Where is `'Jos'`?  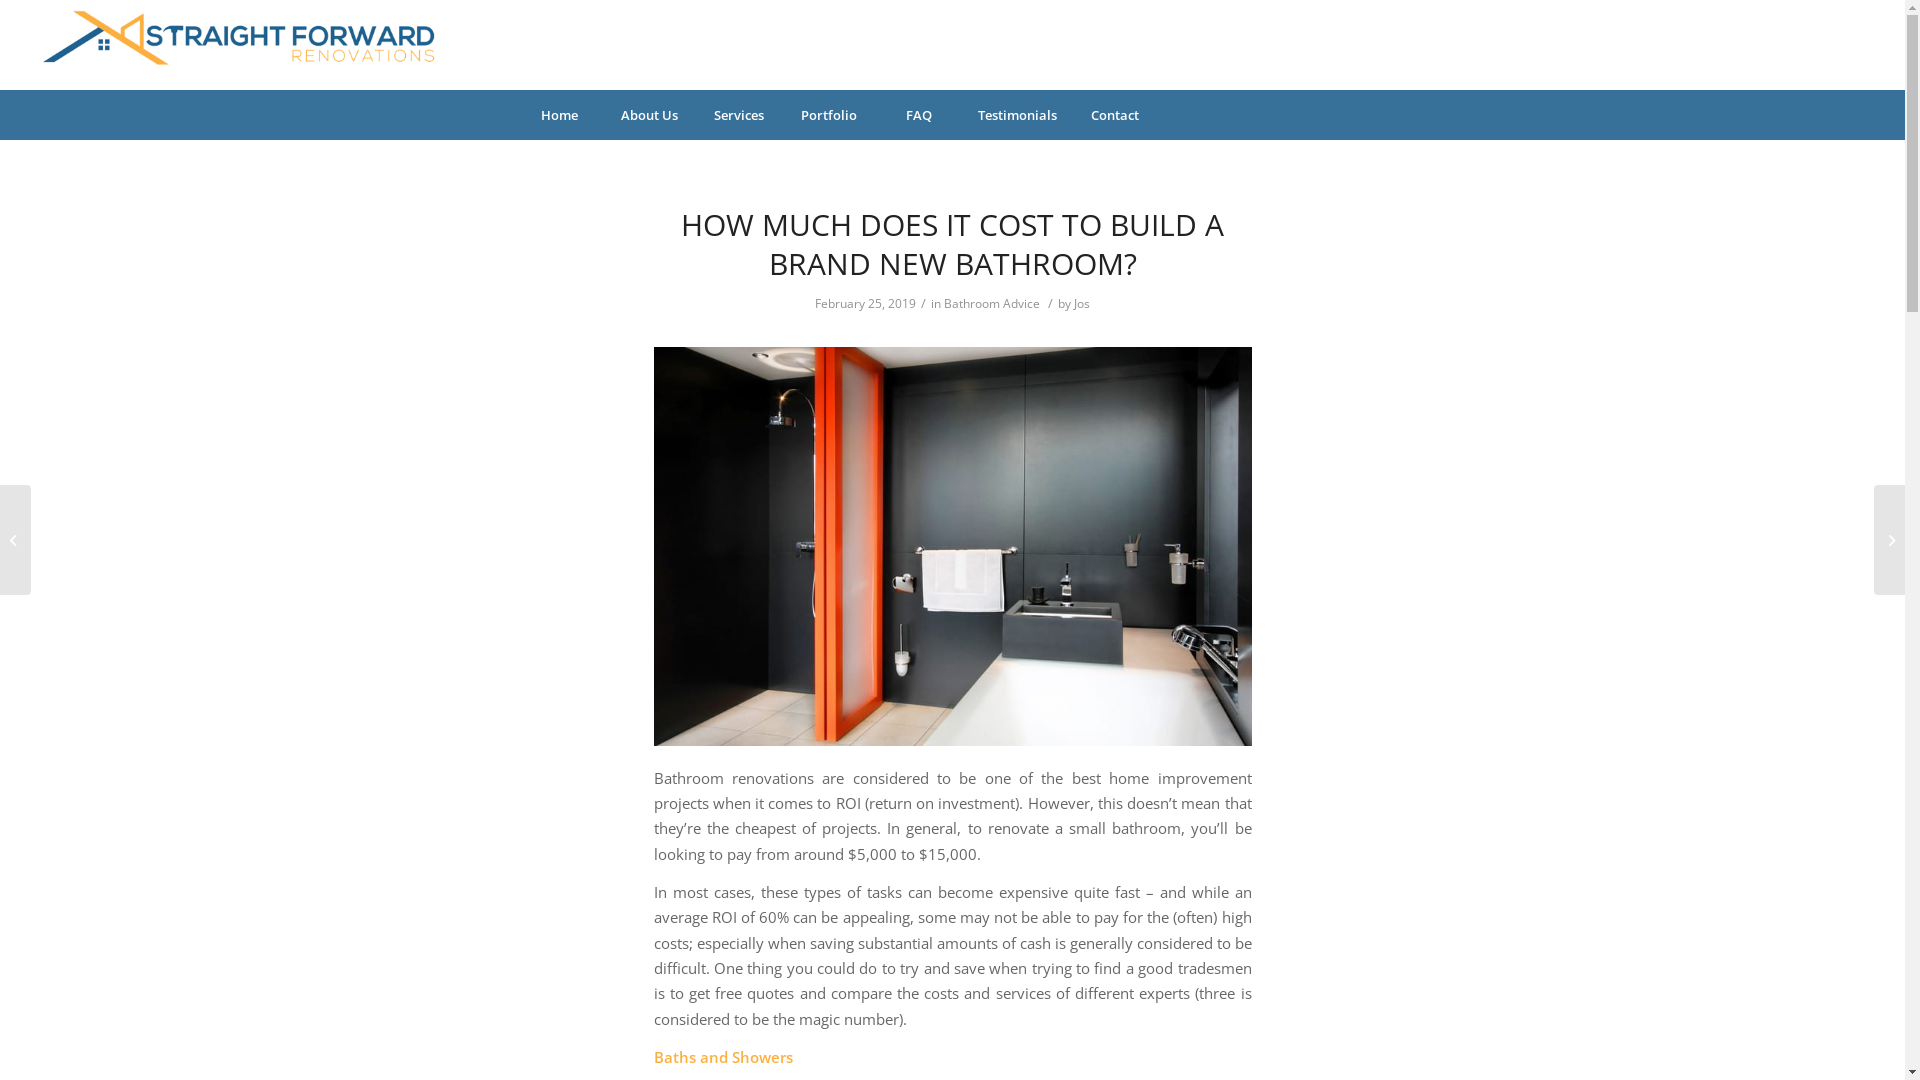
'Jos' is located at coordinates (1080, 303).